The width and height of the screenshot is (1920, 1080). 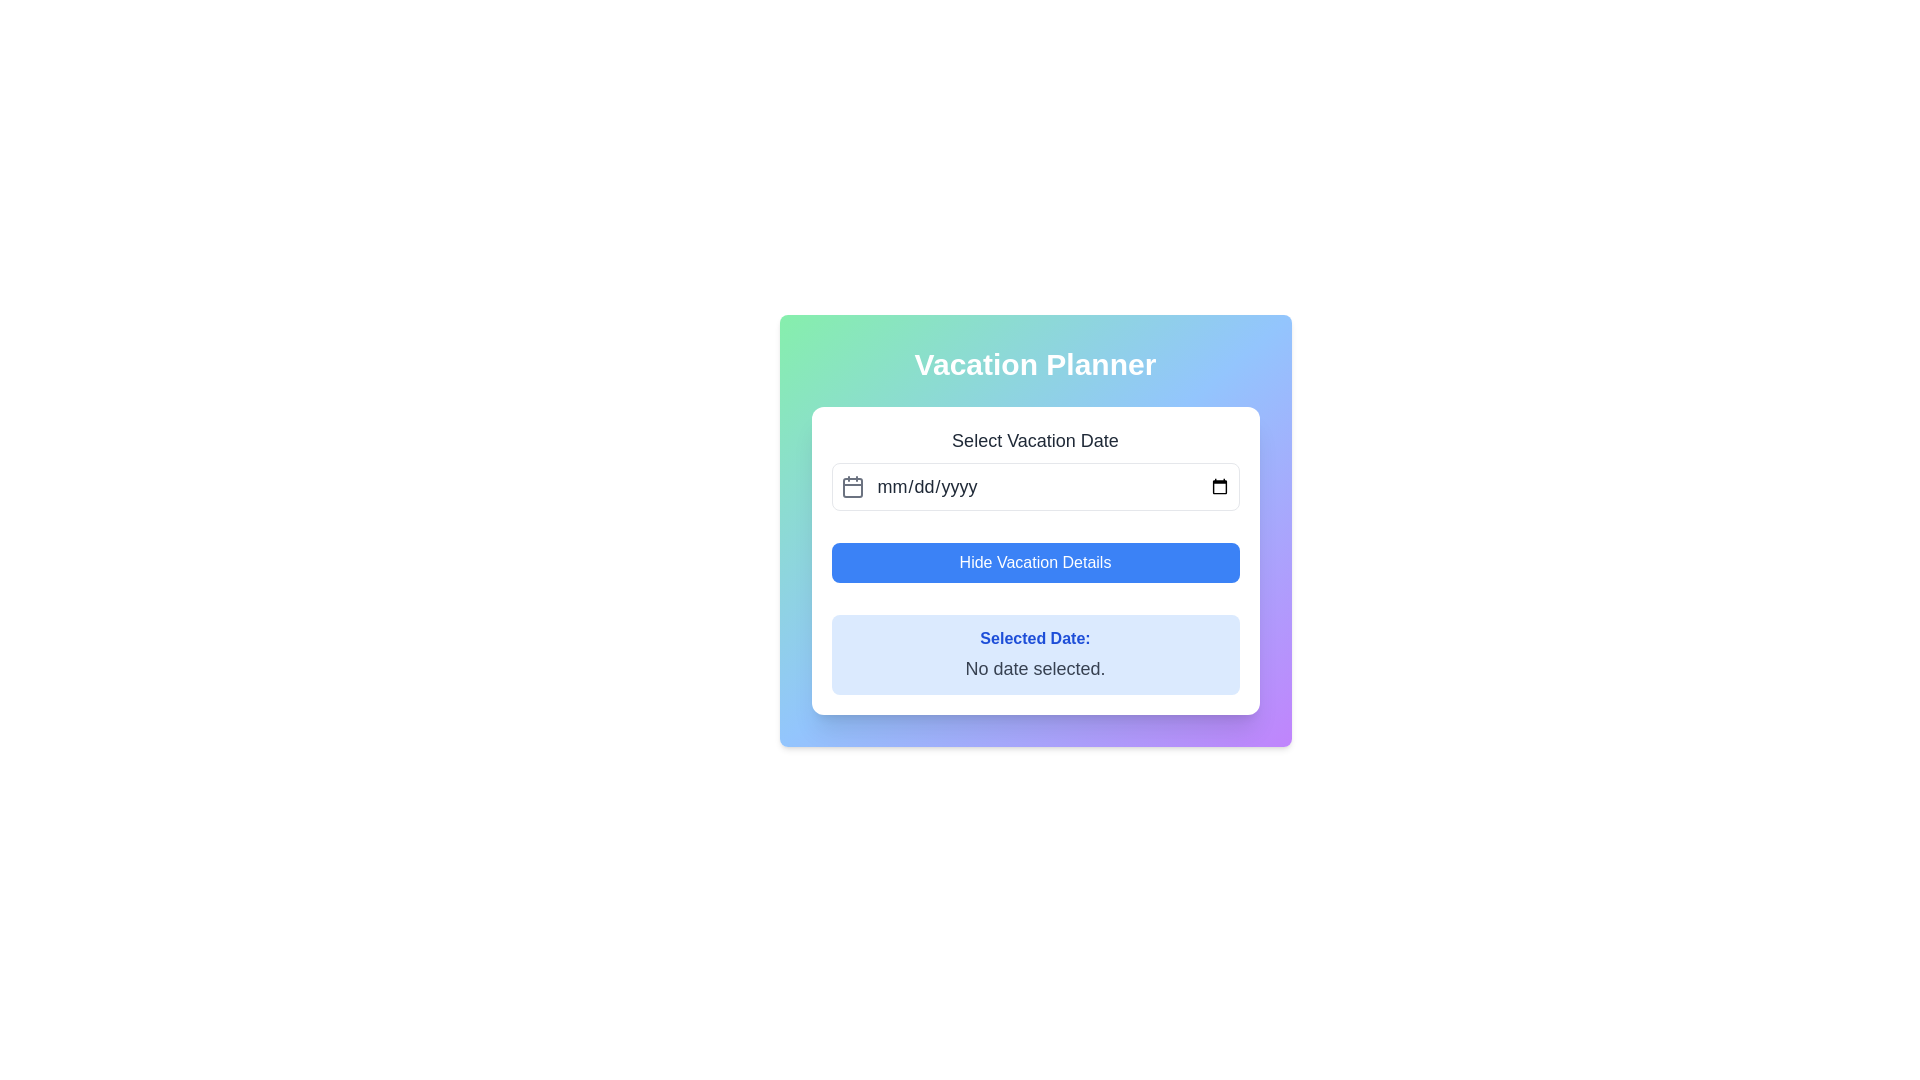 What do you see at coordinates (1035, 668) in the screenshot?
I see `the informational static text that indicates the absence of a date selection, located beneath the 'Selected Date:' label` at bounding box center [1035, 668].